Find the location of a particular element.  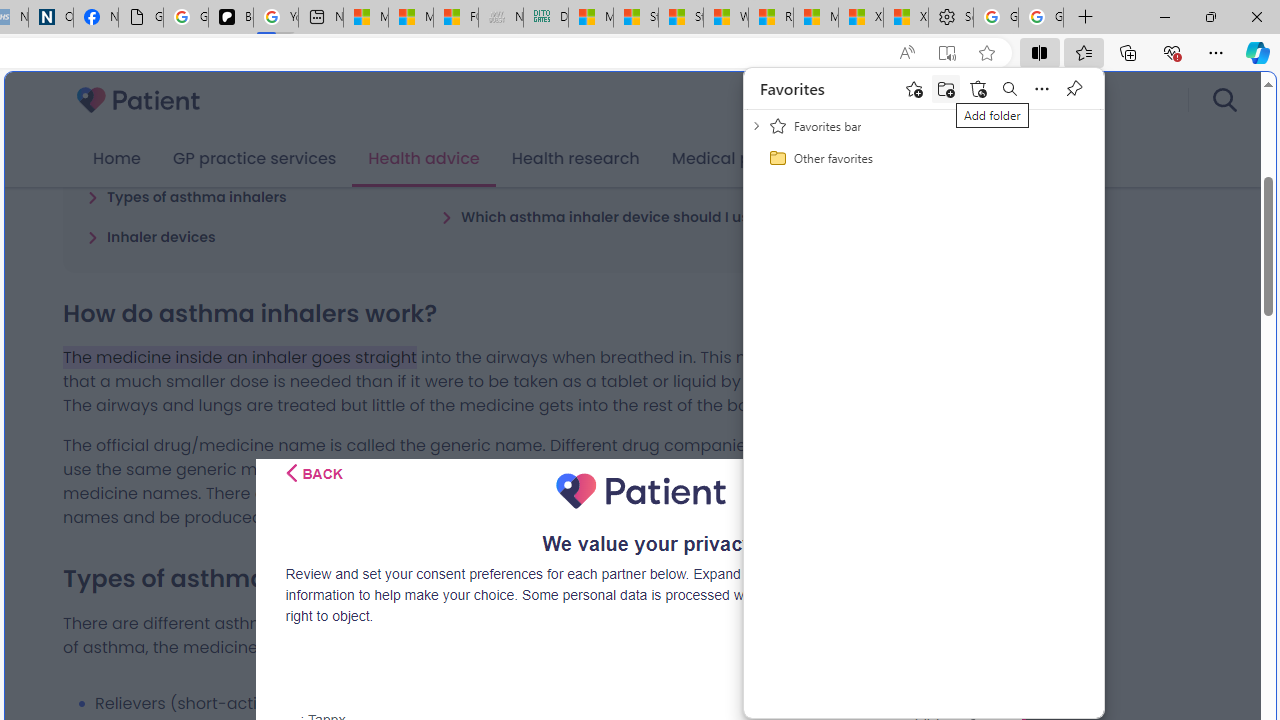

'Google Analytics Opt-out Browser Add-on Download Page' is located at coordinates (139, 17).